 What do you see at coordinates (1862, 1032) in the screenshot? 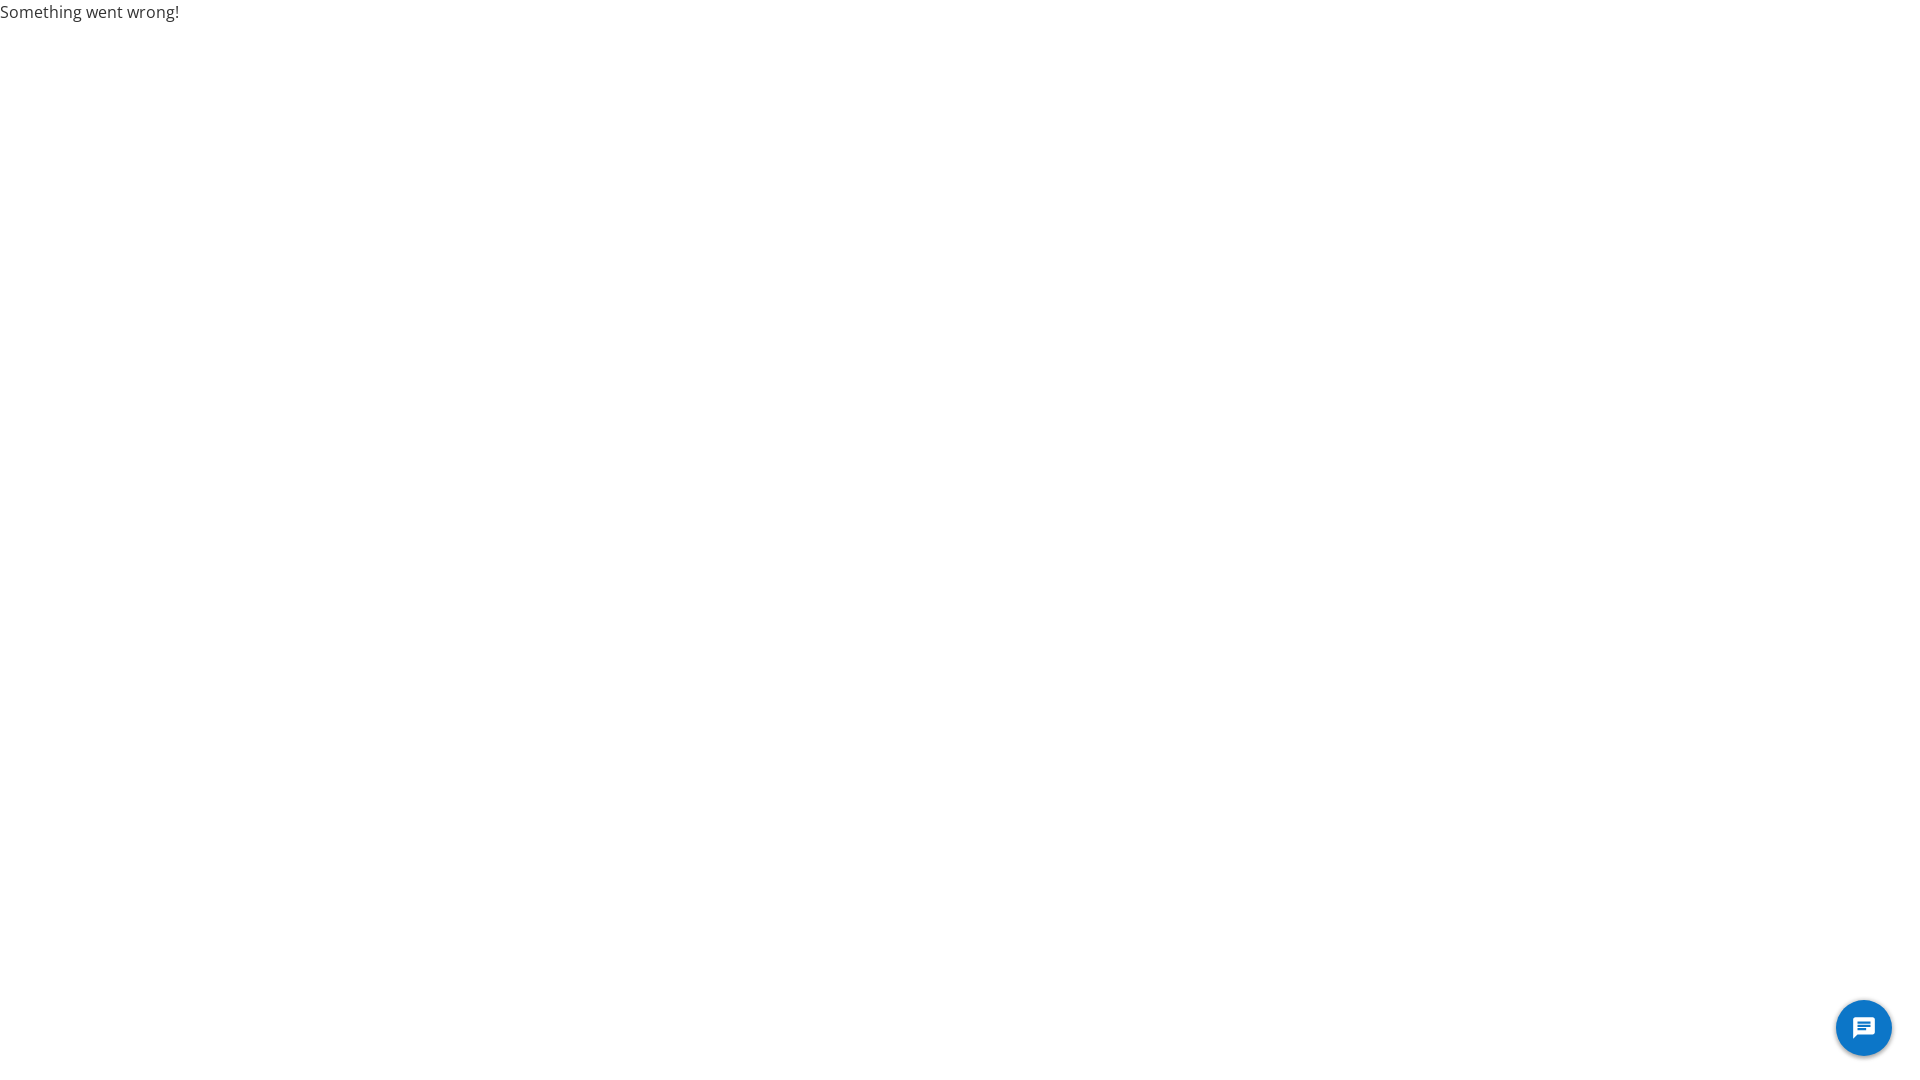
I see `'Genesys Messenger Launcher'` at bounding box center [1862, 1032].